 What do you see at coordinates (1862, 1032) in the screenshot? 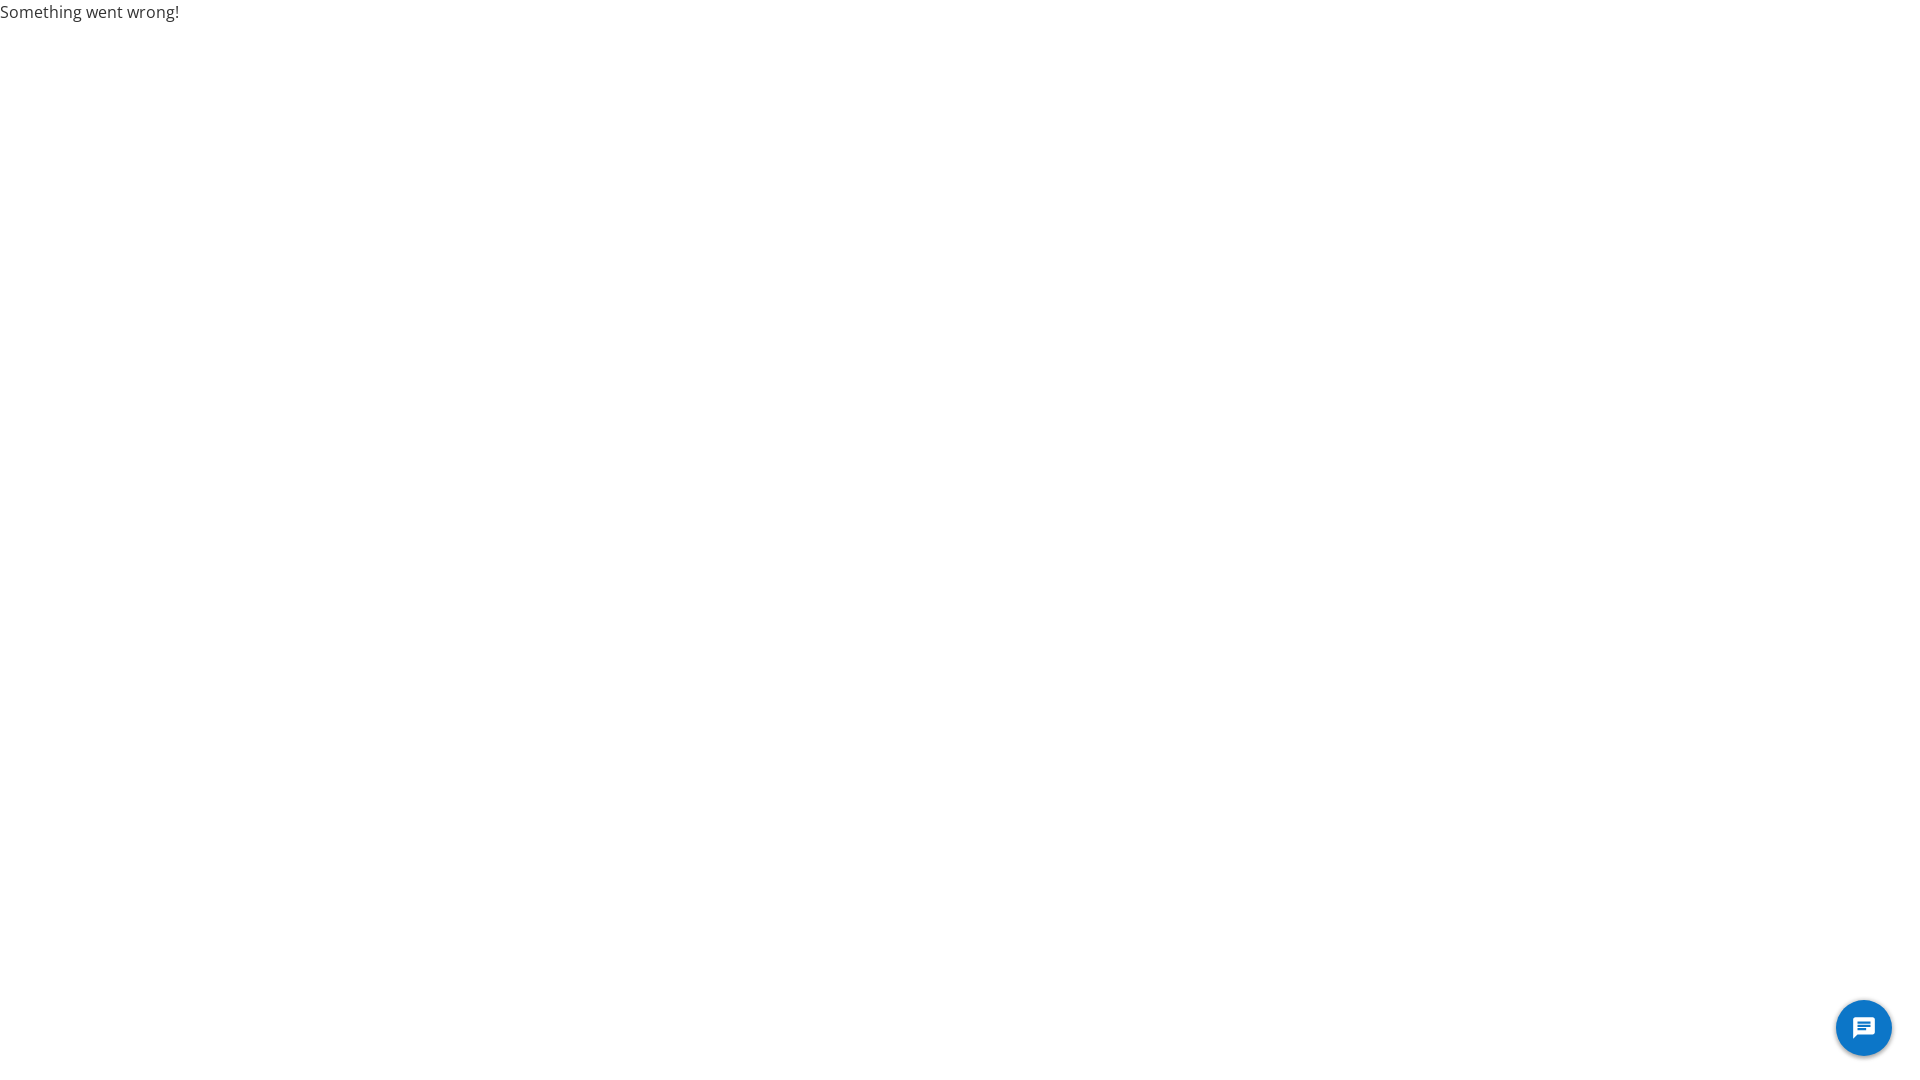
I see `'Genesys Messenger Launcher'` at bounding box center [1862, 1032].